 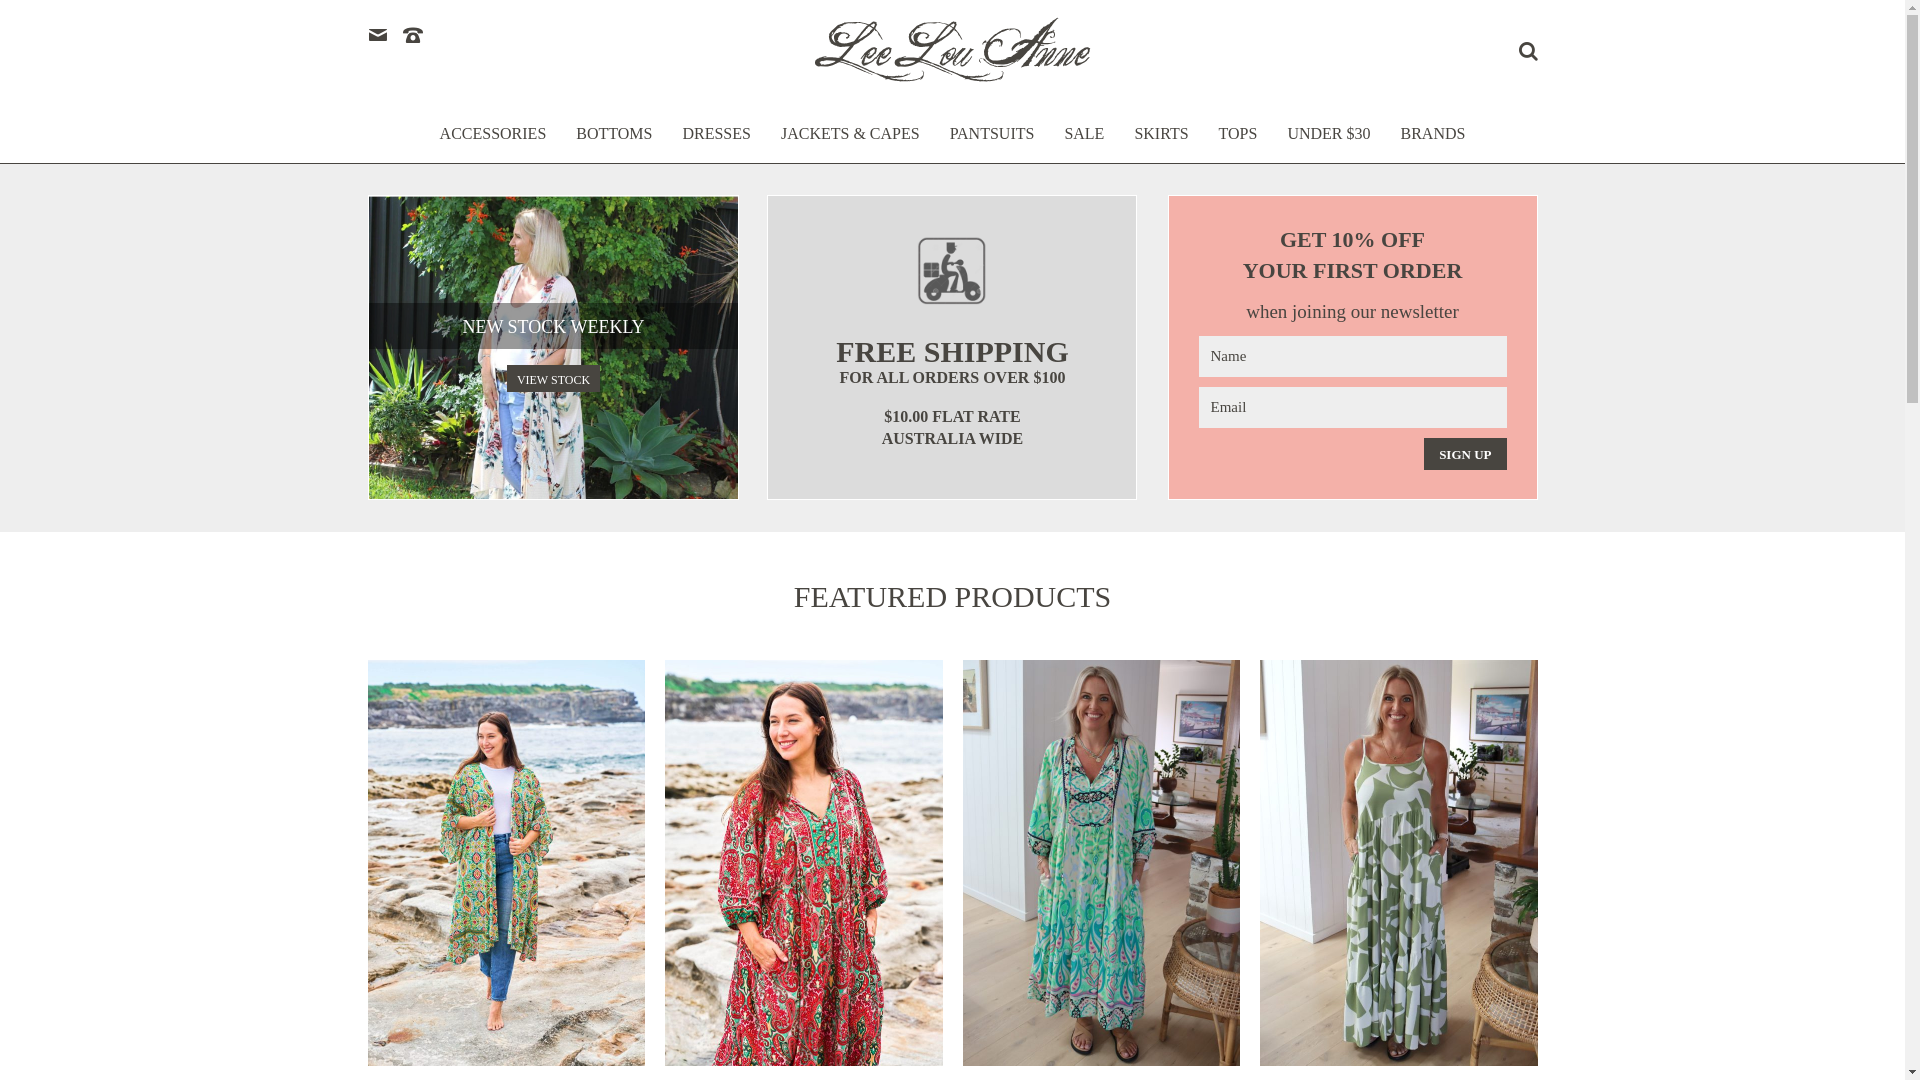 I want to click on 'TOPS', so click(x=1237, y=142).